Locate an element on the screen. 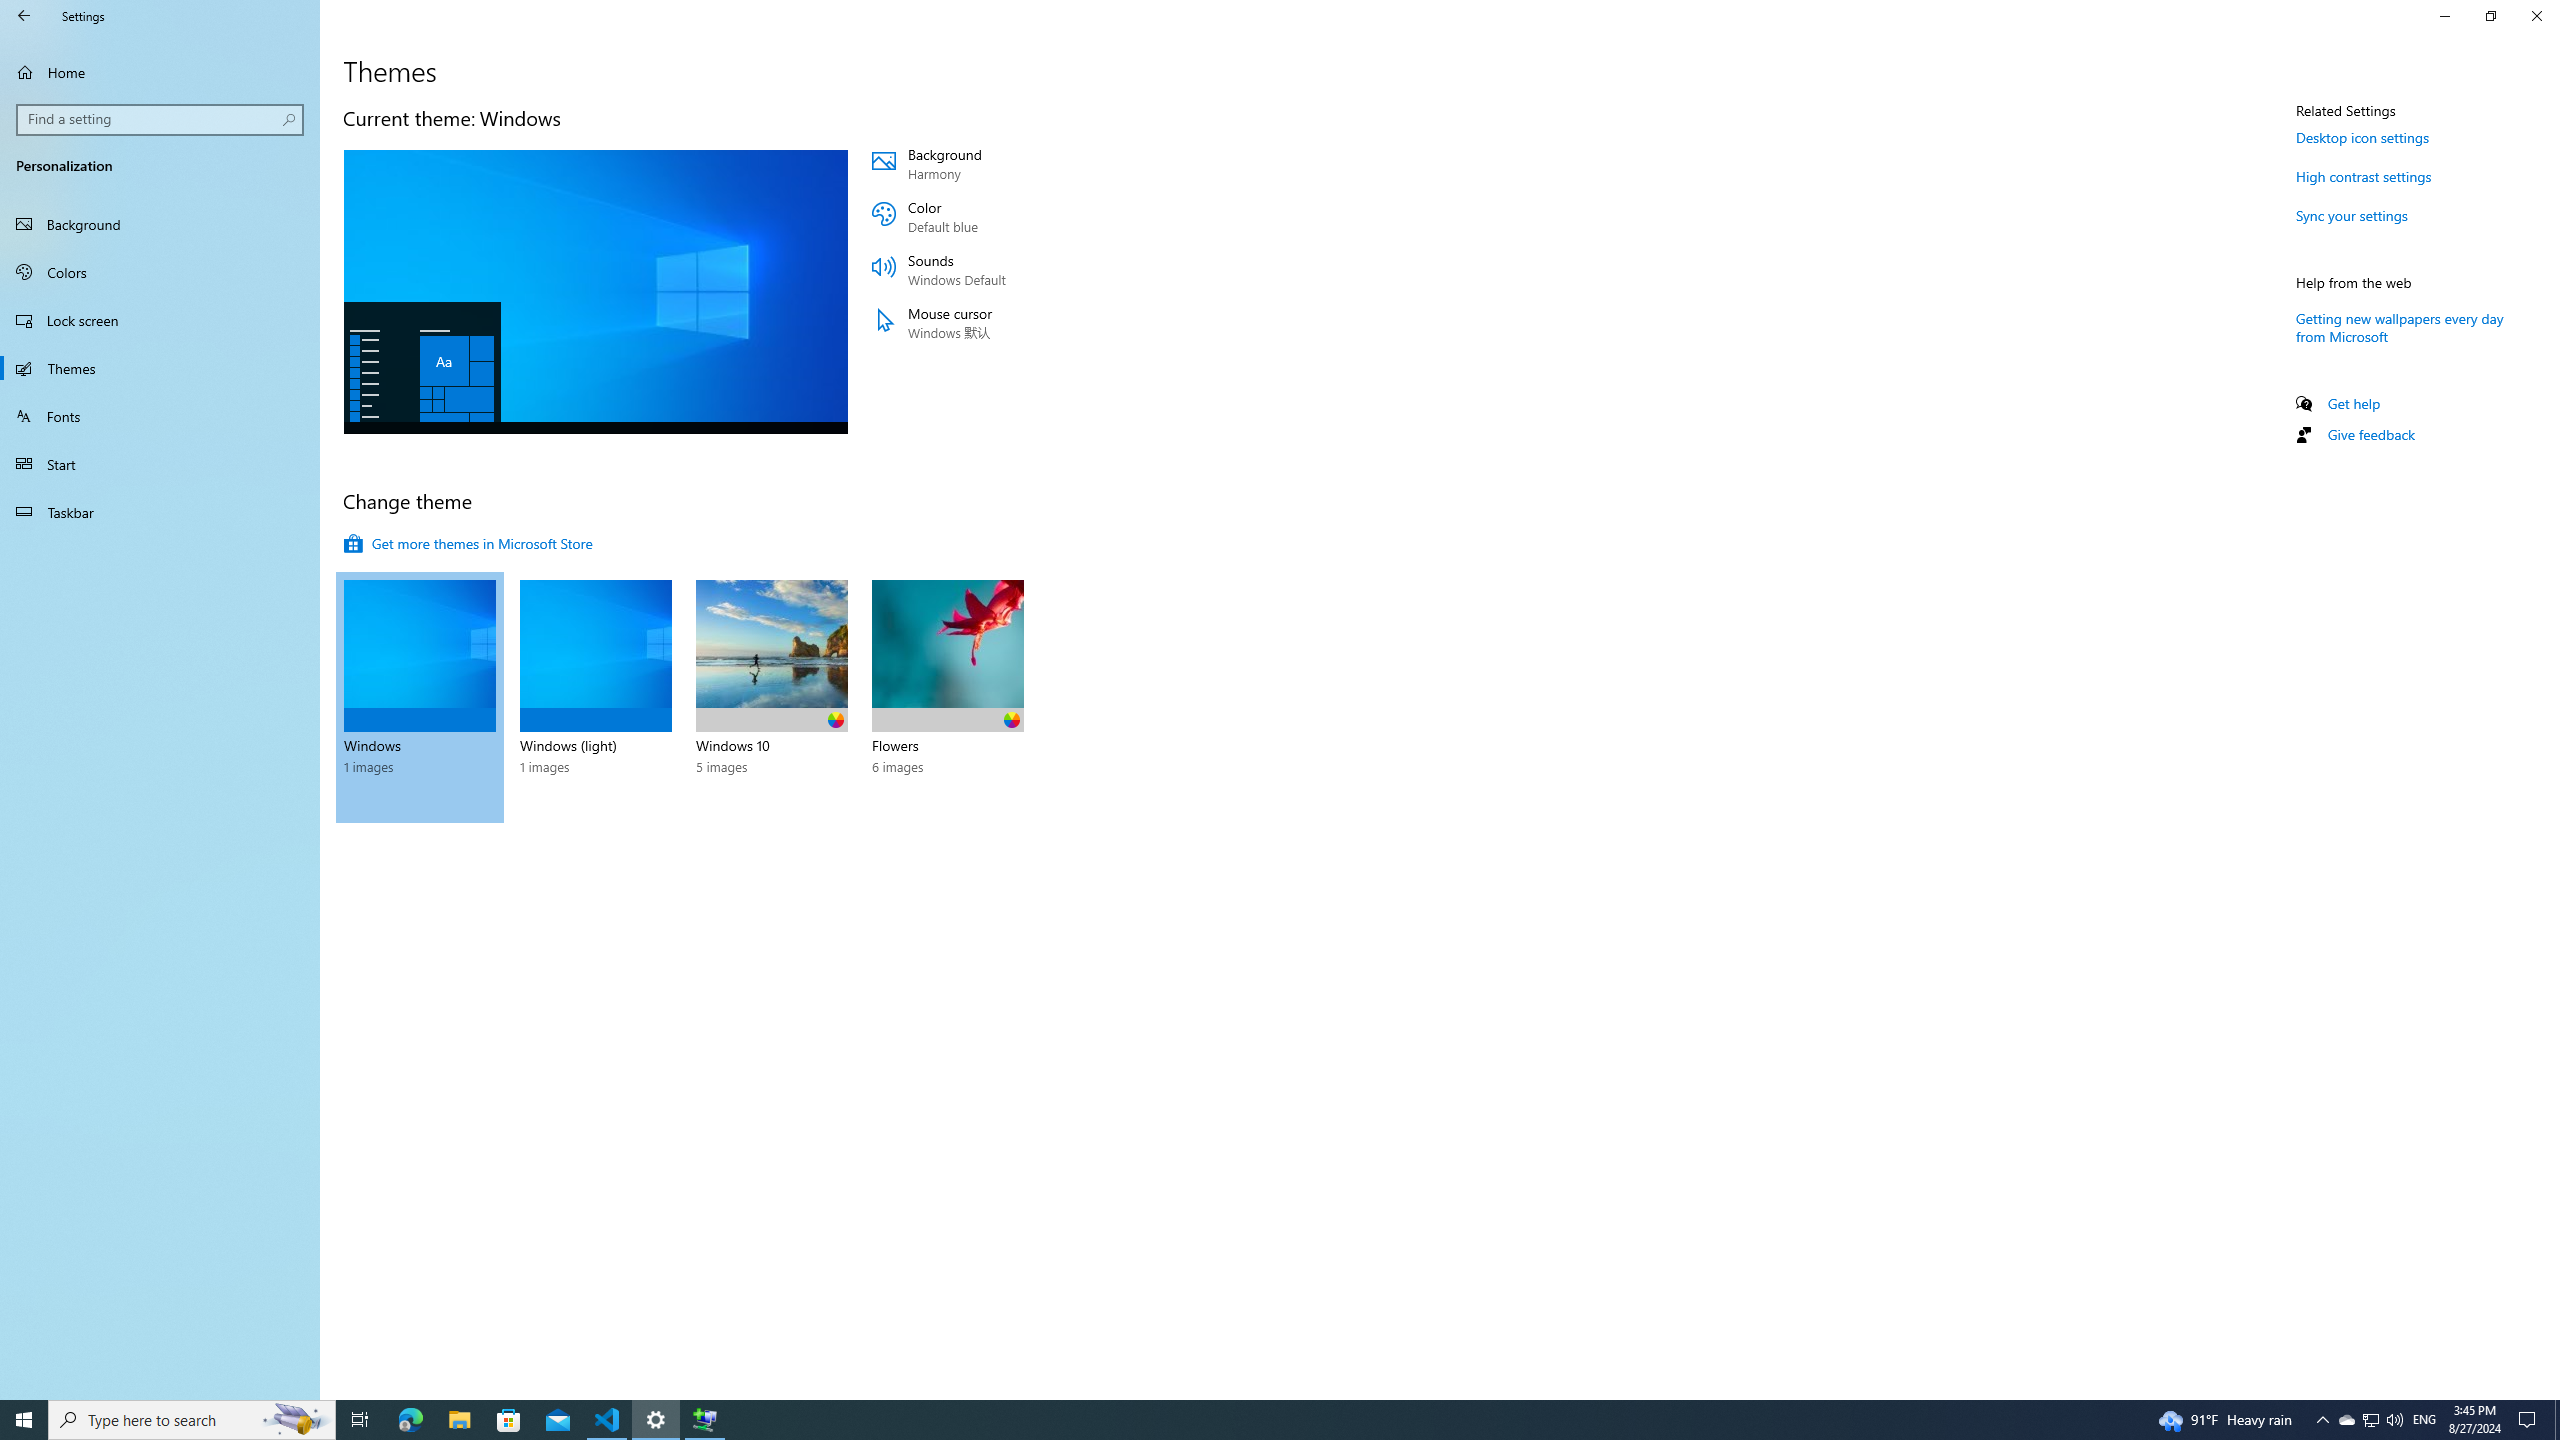 This screenshot has width=2560, height=1440. 'Give feedback' is located at coordinates (2369, 433).